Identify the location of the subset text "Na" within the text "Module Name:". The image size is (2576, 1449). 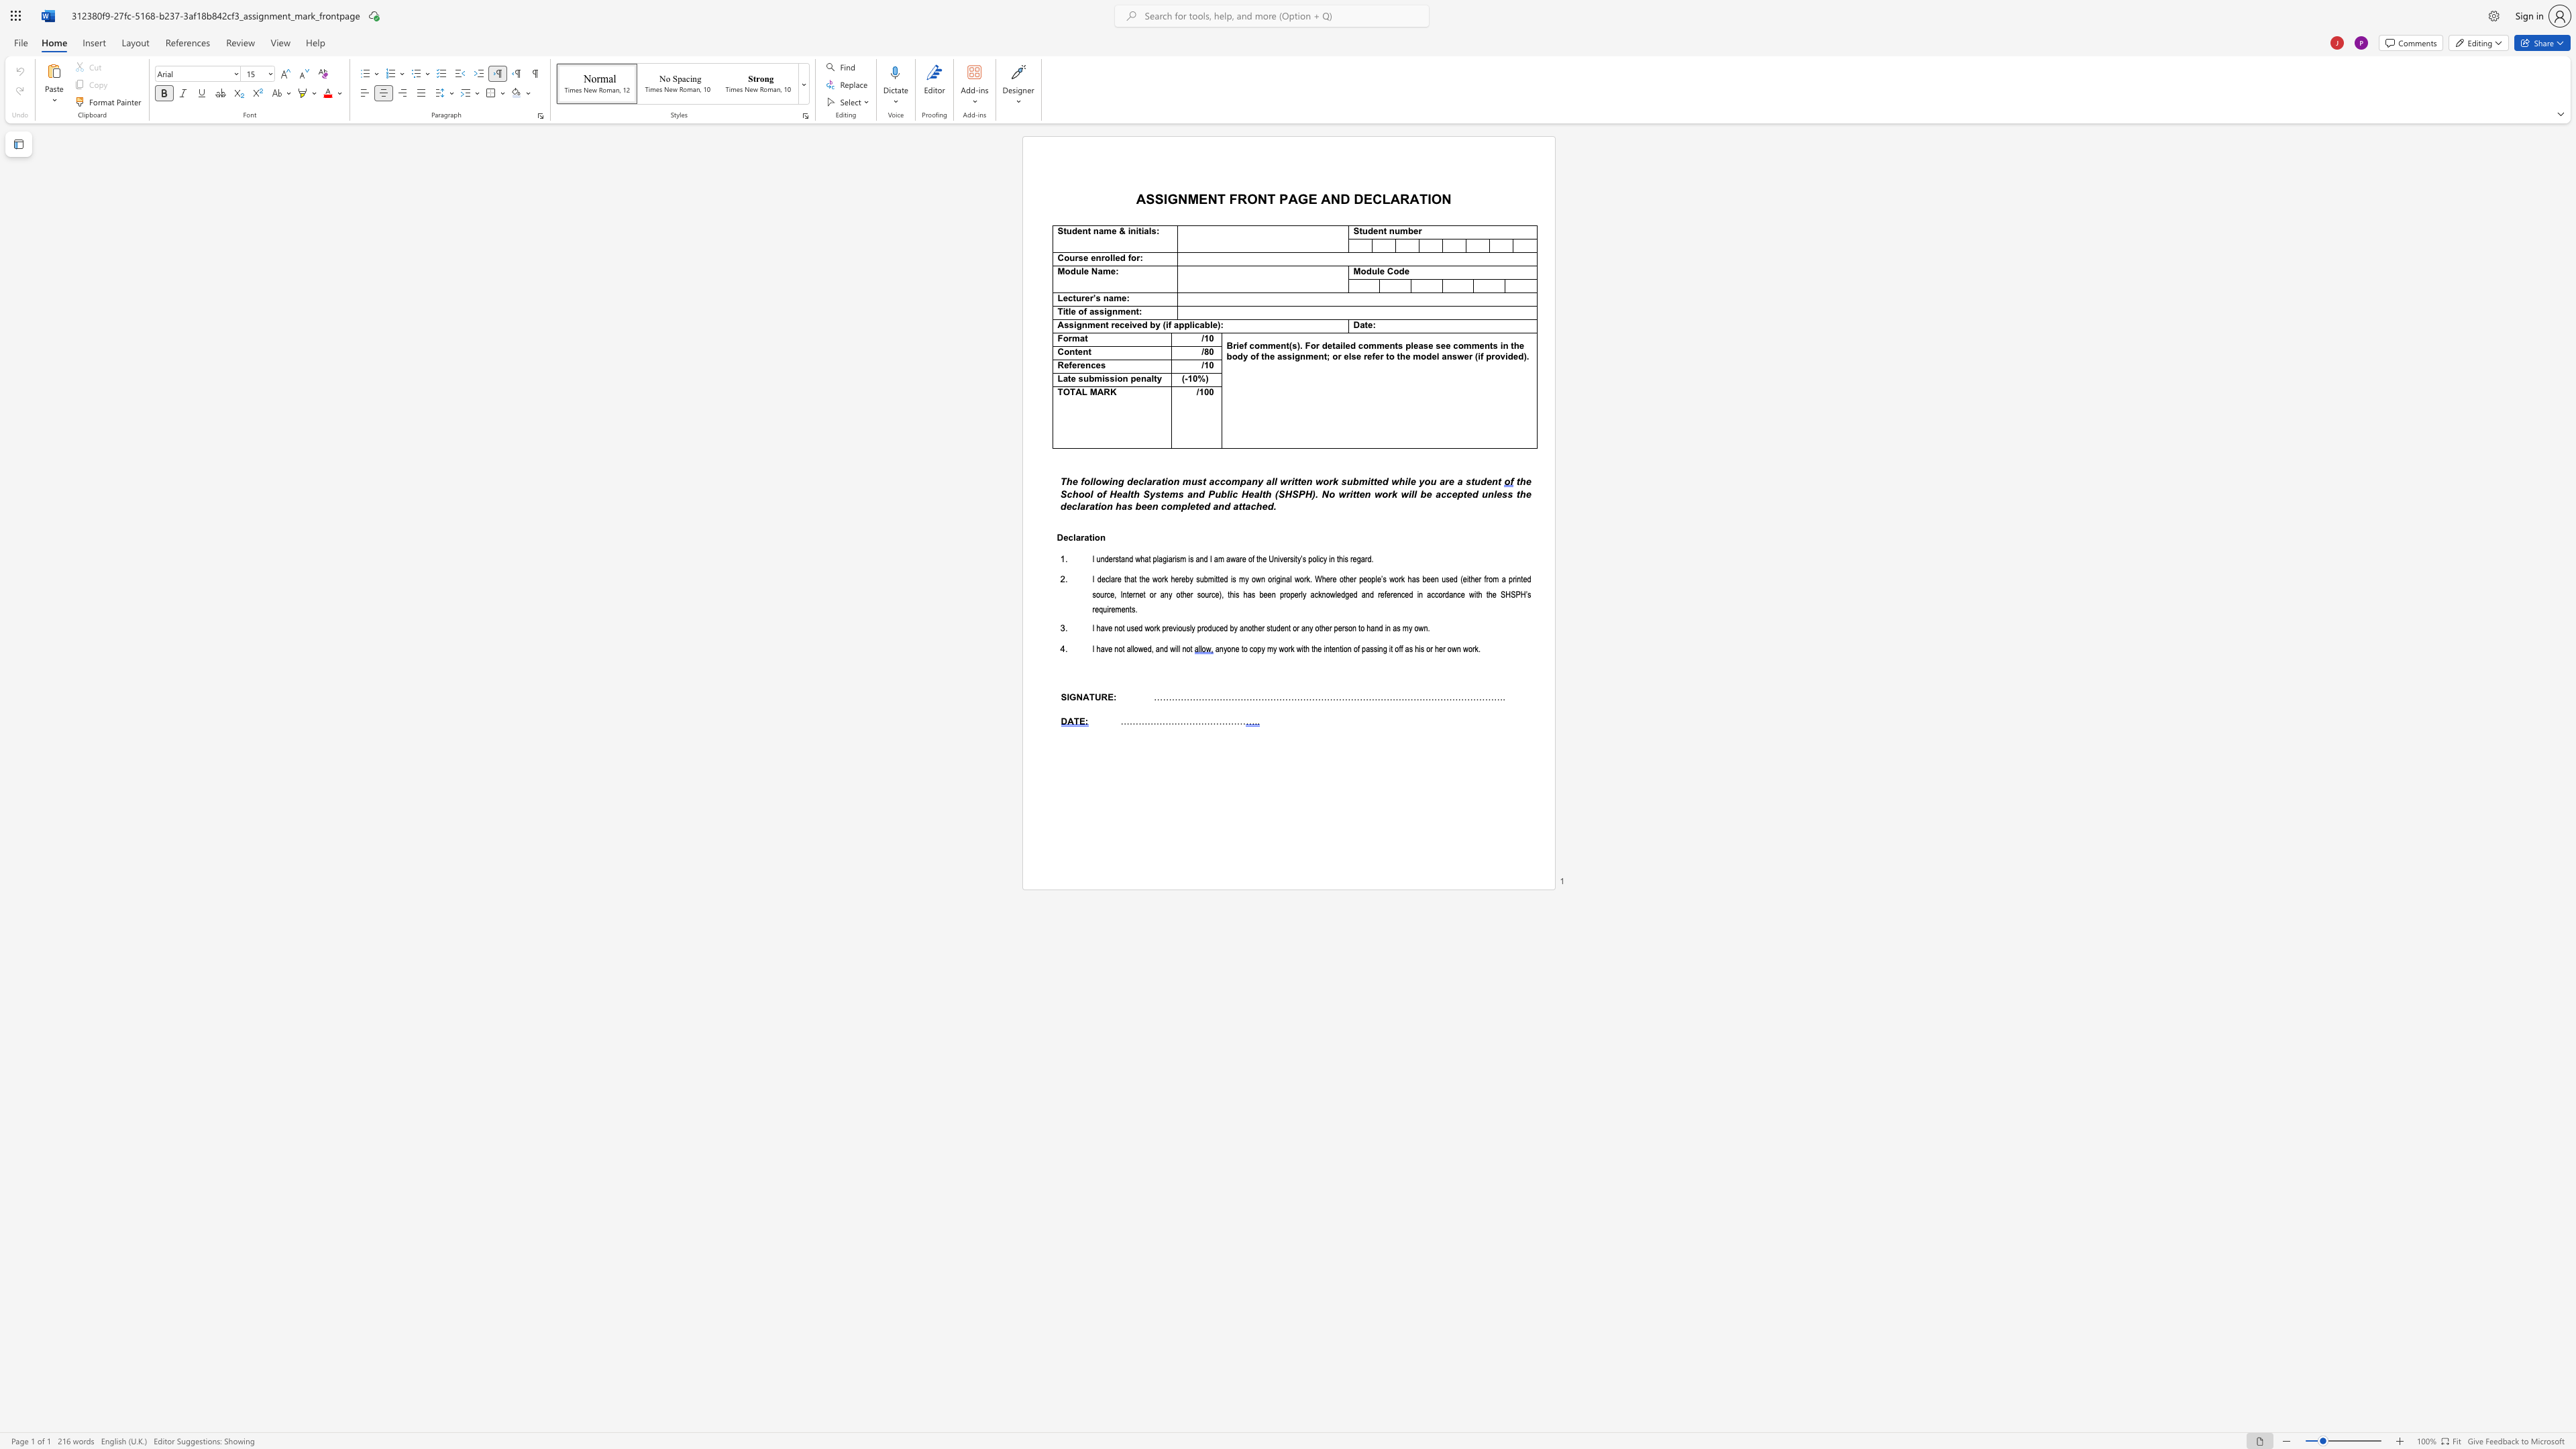
(1091, 271).